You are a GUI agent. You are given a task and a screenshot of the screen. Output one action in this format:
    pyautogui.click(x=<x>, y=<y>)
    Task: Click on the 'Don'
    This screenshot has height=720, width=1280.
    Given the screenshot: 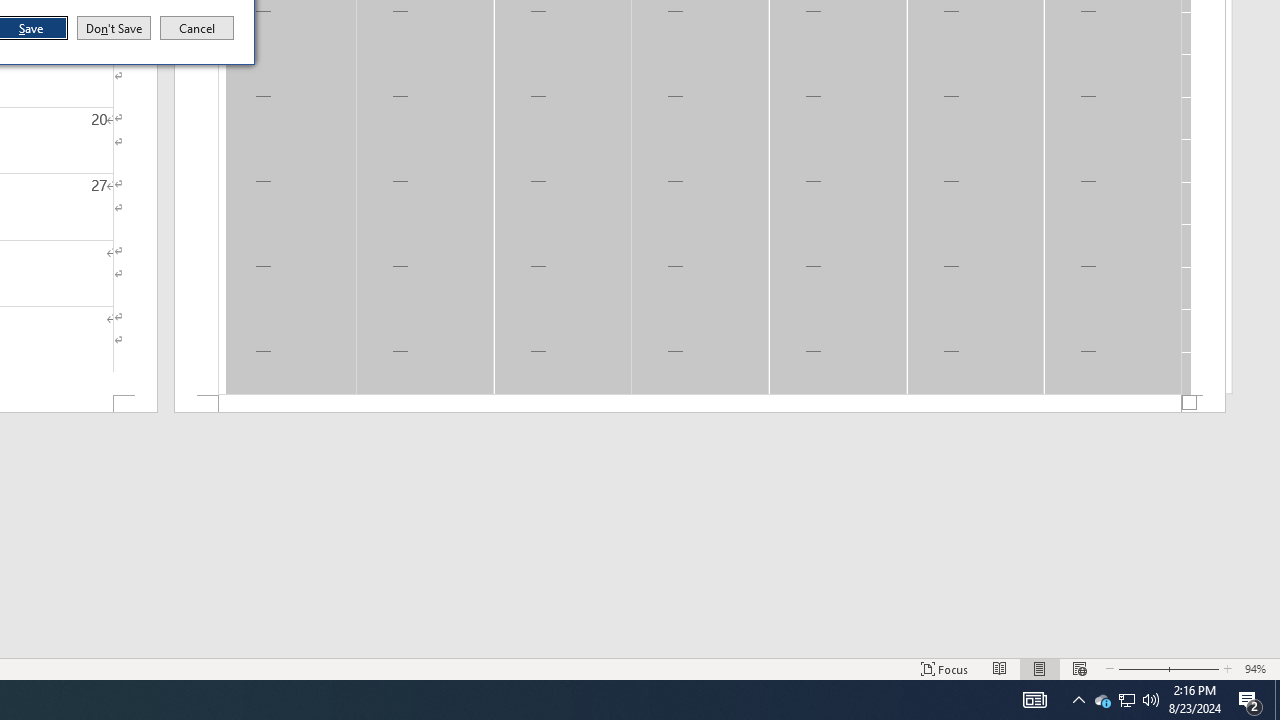 What is the action you would take?
    pyautogui.click(x=112, y=28)
    